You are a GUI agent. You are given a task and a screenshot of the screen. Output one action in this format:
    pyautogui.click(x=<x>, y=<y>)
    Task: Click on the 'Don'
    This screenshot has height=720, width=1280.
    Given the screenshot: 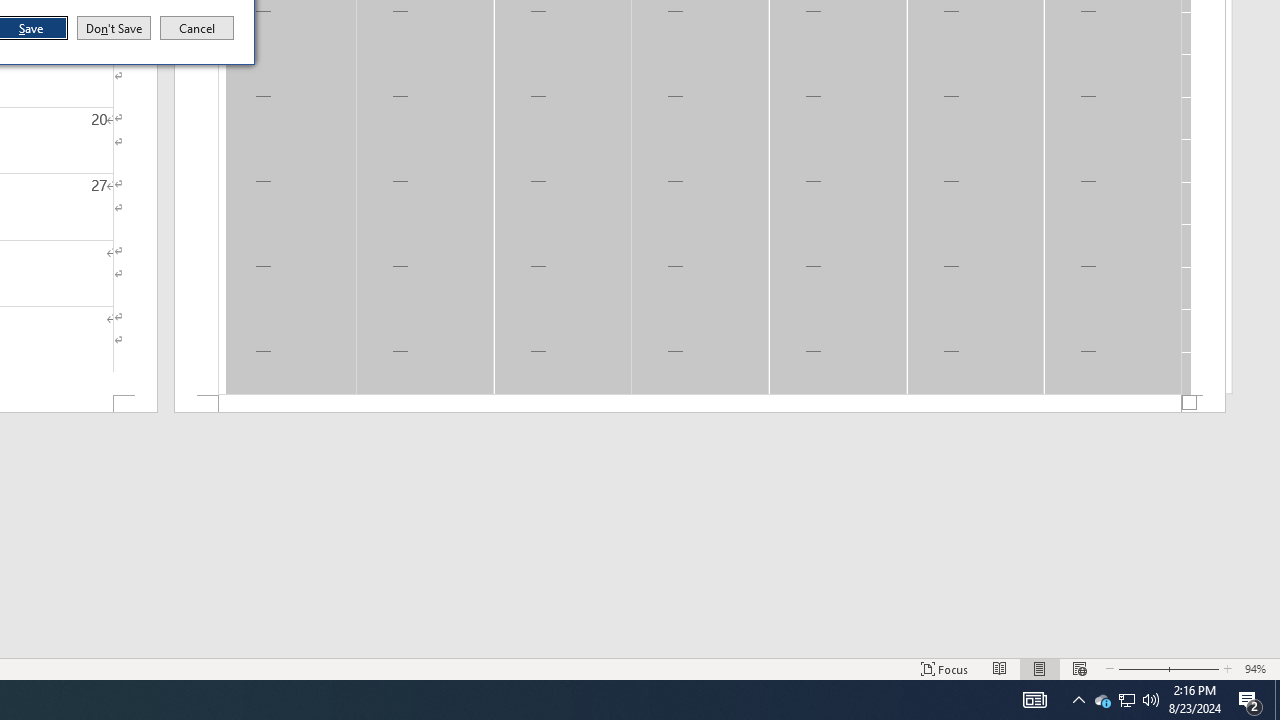 What is the action you would take?
    pyautogui.click(x=112, y=28)
    